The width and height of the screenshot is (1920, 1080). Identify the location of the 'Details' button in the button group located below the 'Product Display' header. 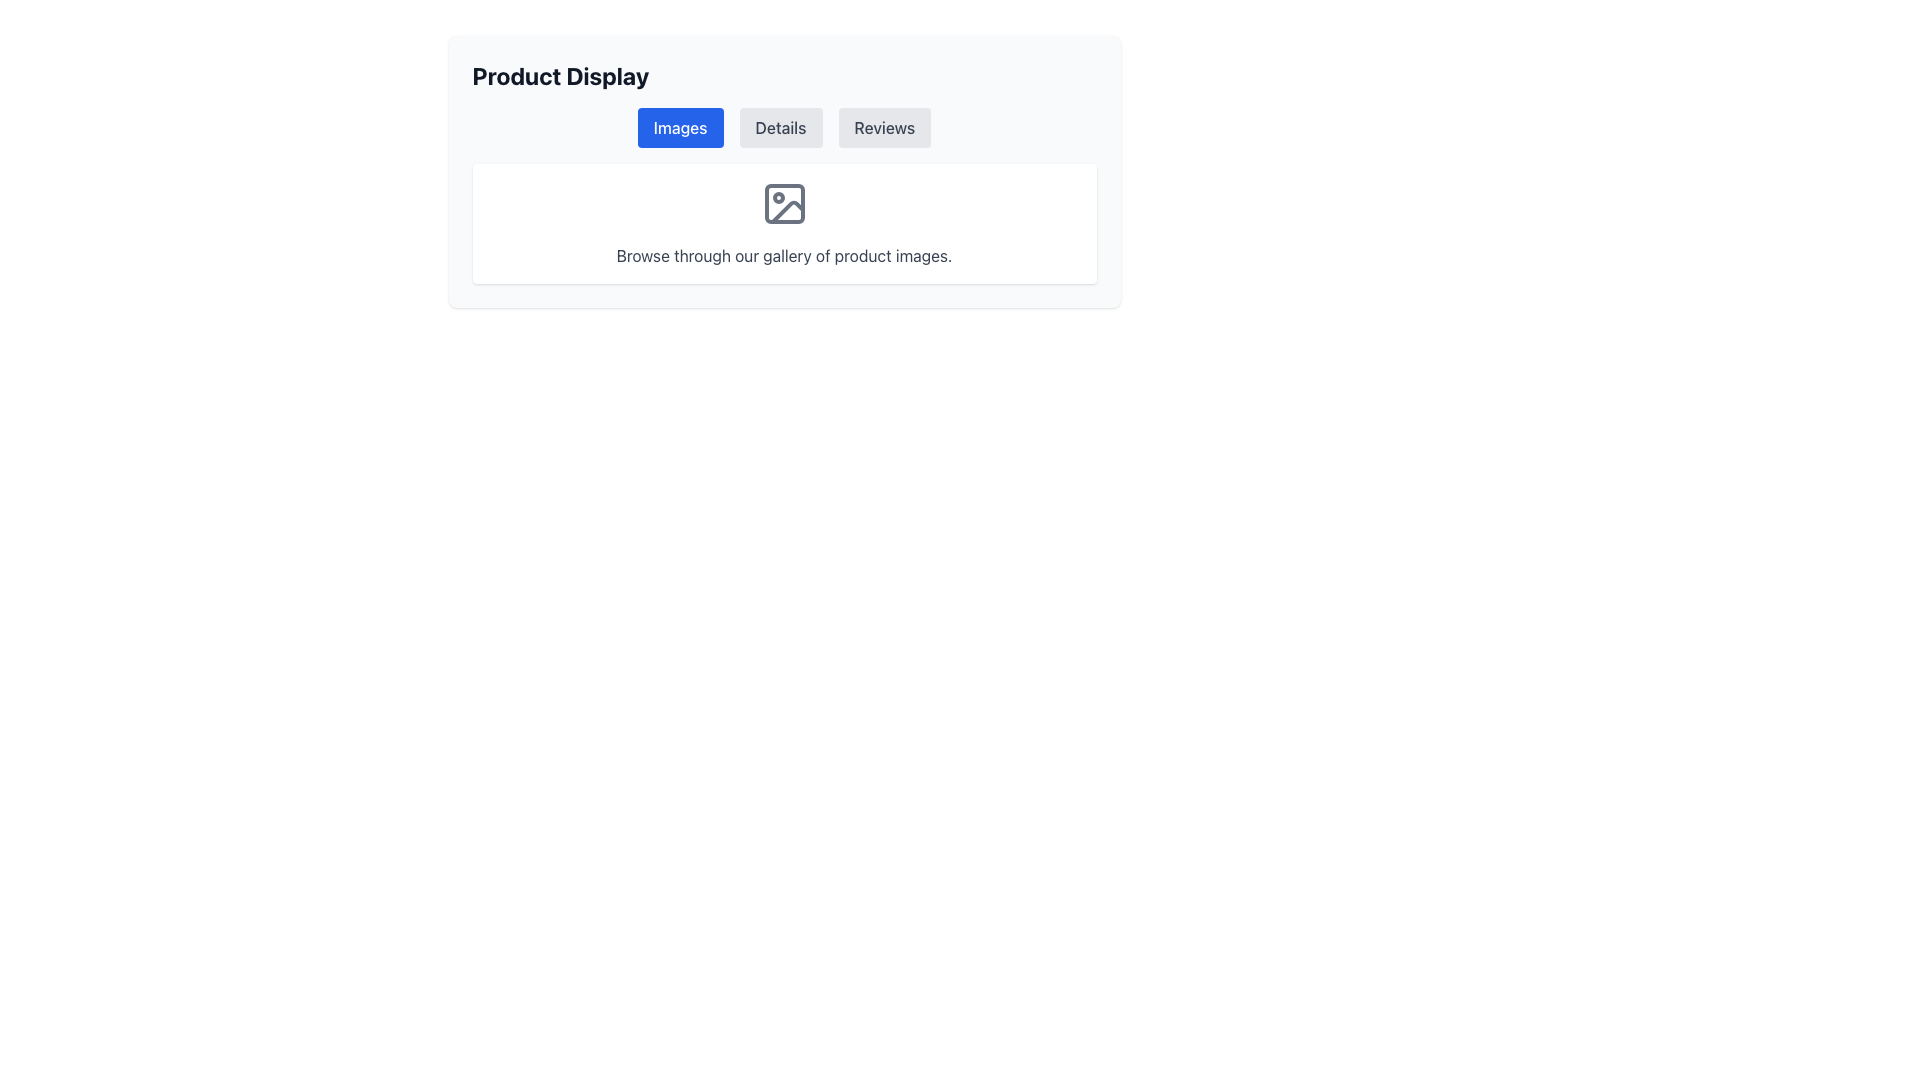
(783, 127).